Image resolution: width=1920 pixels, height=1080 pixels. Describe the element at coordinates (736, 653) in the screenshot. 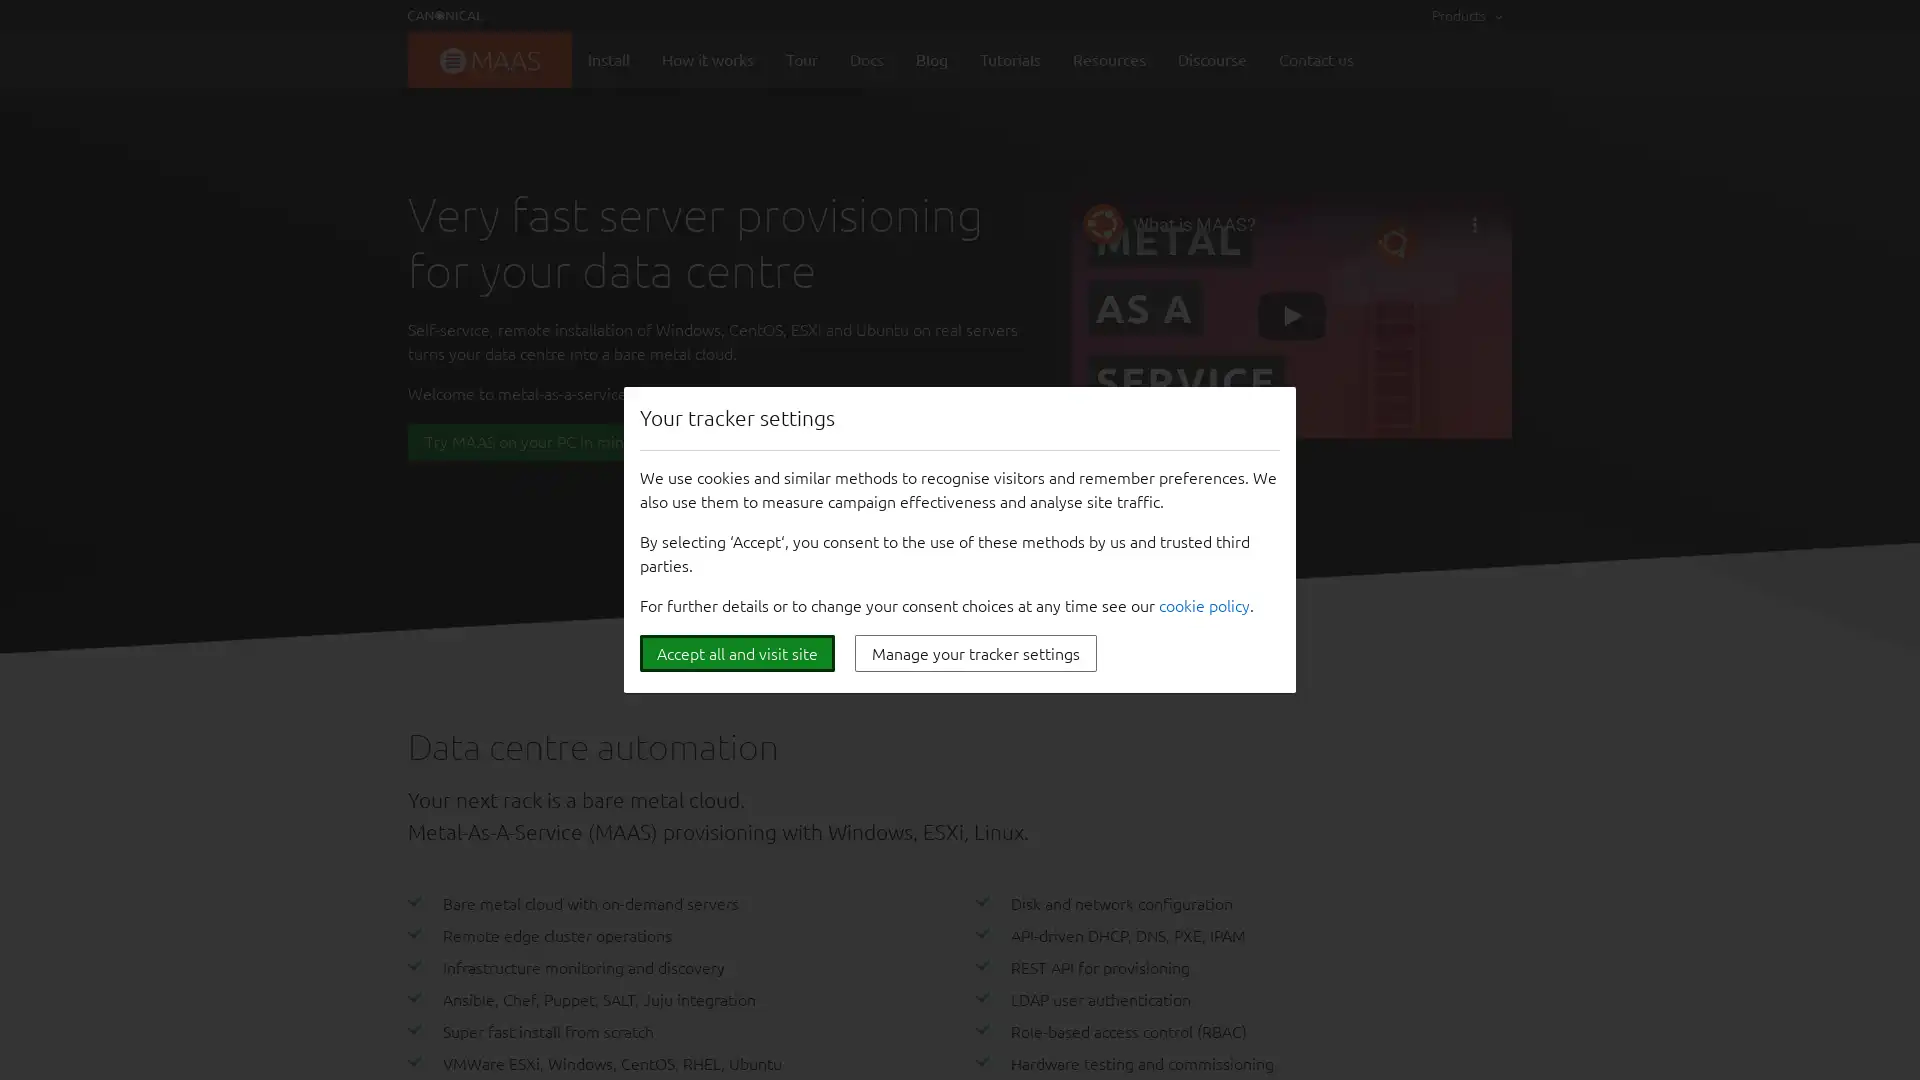

I see `Accept all and visit site` at that location.